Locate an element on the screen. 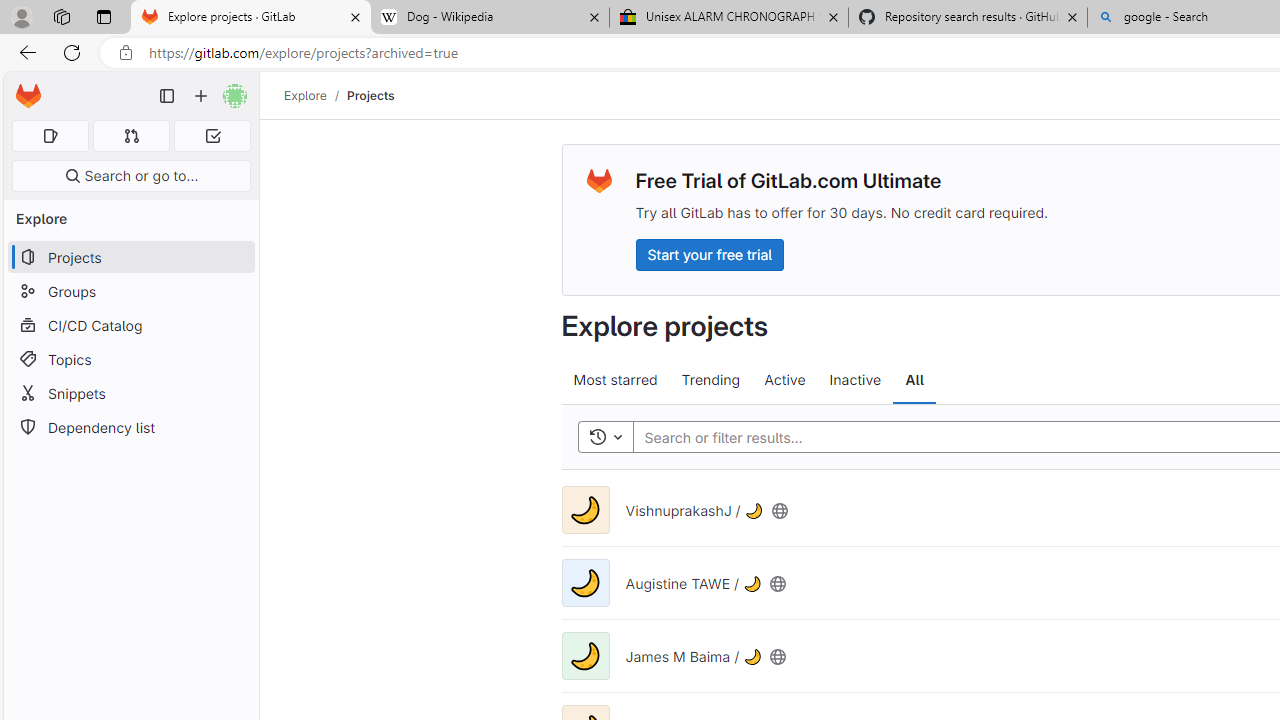 The image size is (1280, 720). 'Dependency list' is located at coordinates (130, 426).